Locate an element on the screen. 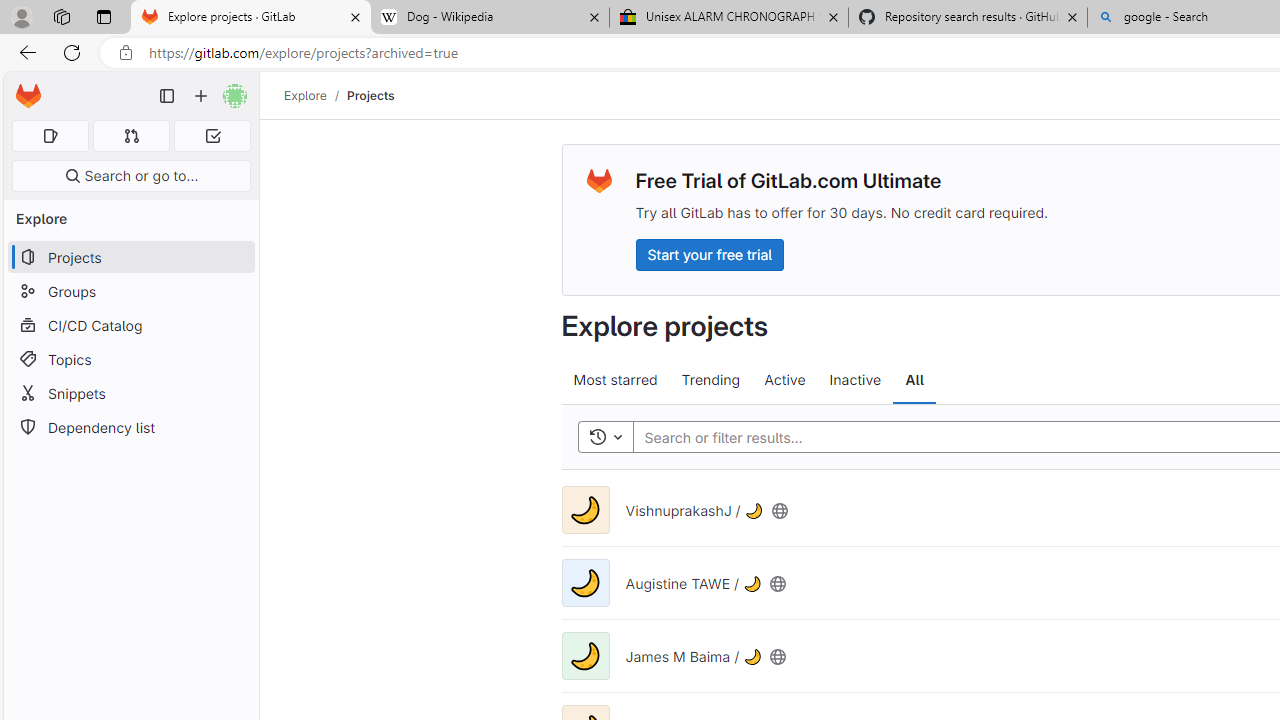 The image size is (1280, 720). 'Dependency list' is located at coordinates (130, 426).